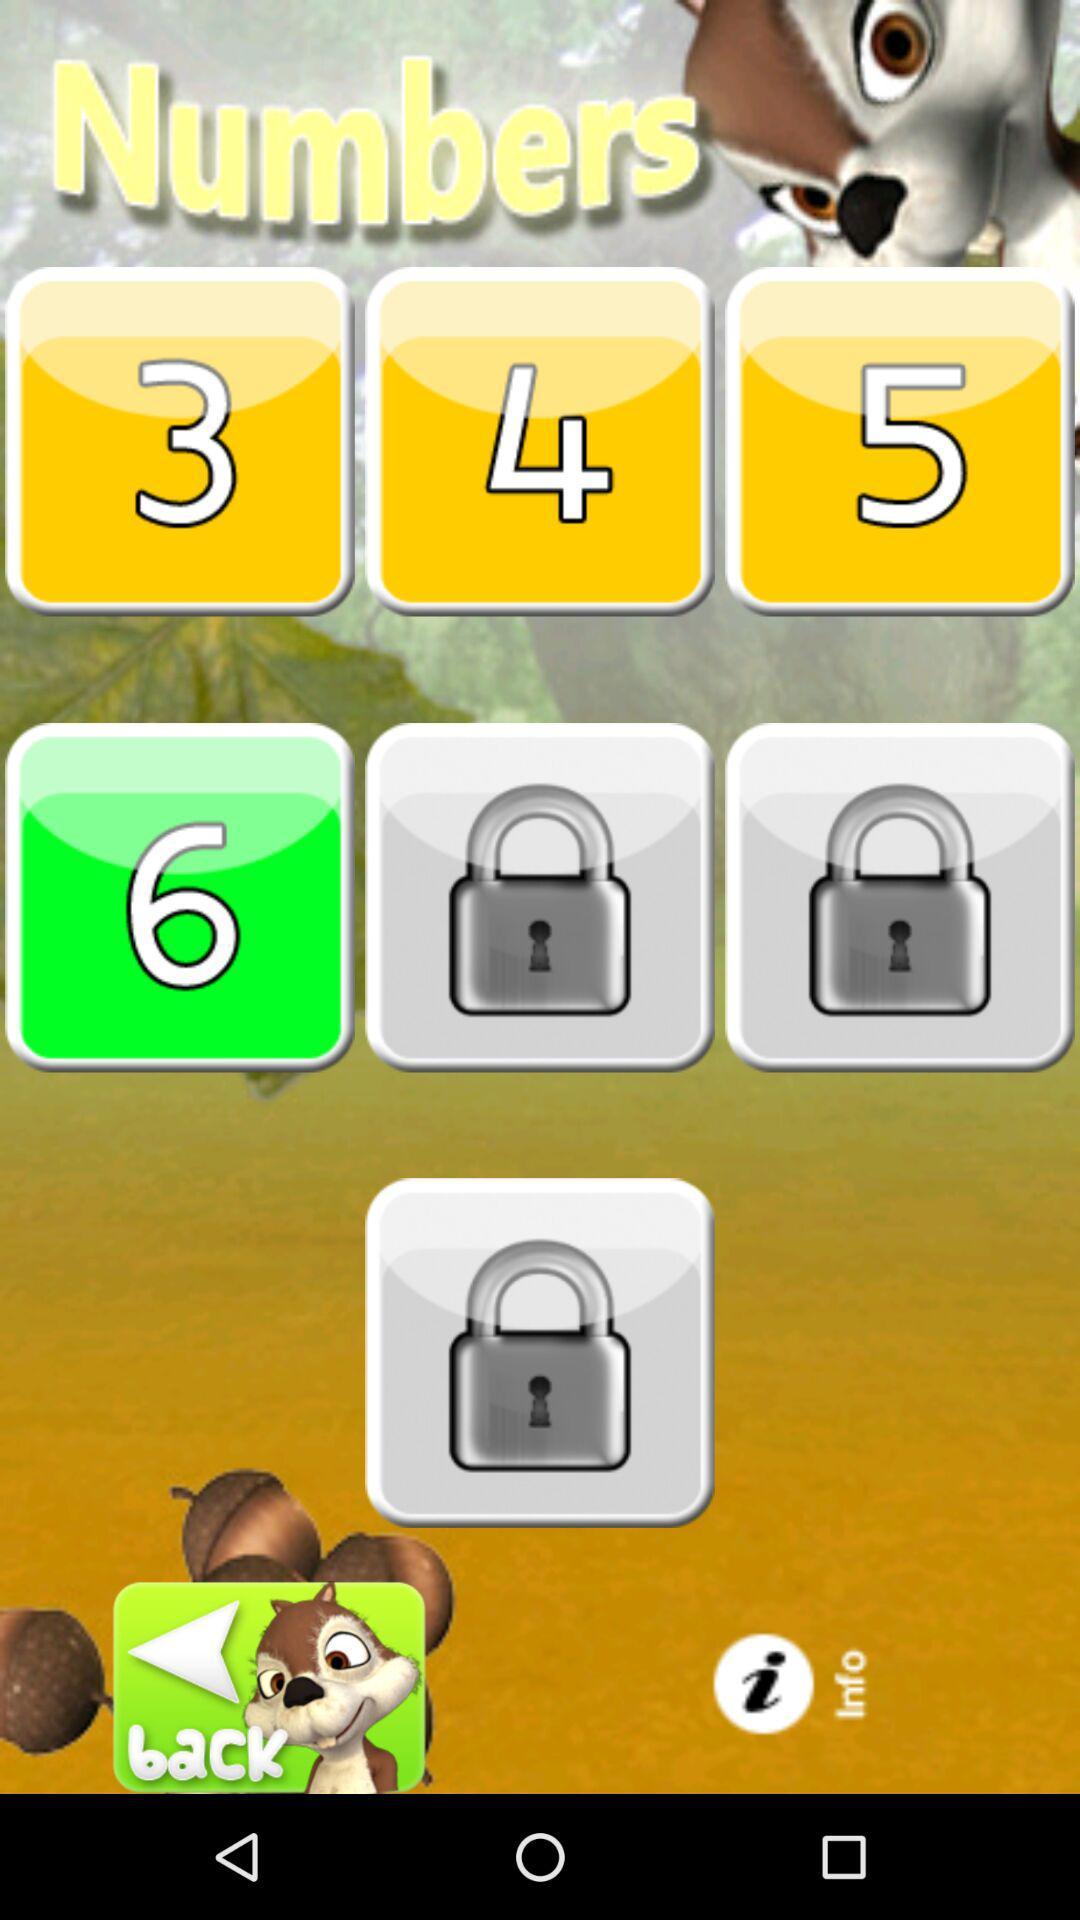 Image resolution: width=1080 pixels, height=1920 pixels. I want to click on level 3, so click(180, 440).